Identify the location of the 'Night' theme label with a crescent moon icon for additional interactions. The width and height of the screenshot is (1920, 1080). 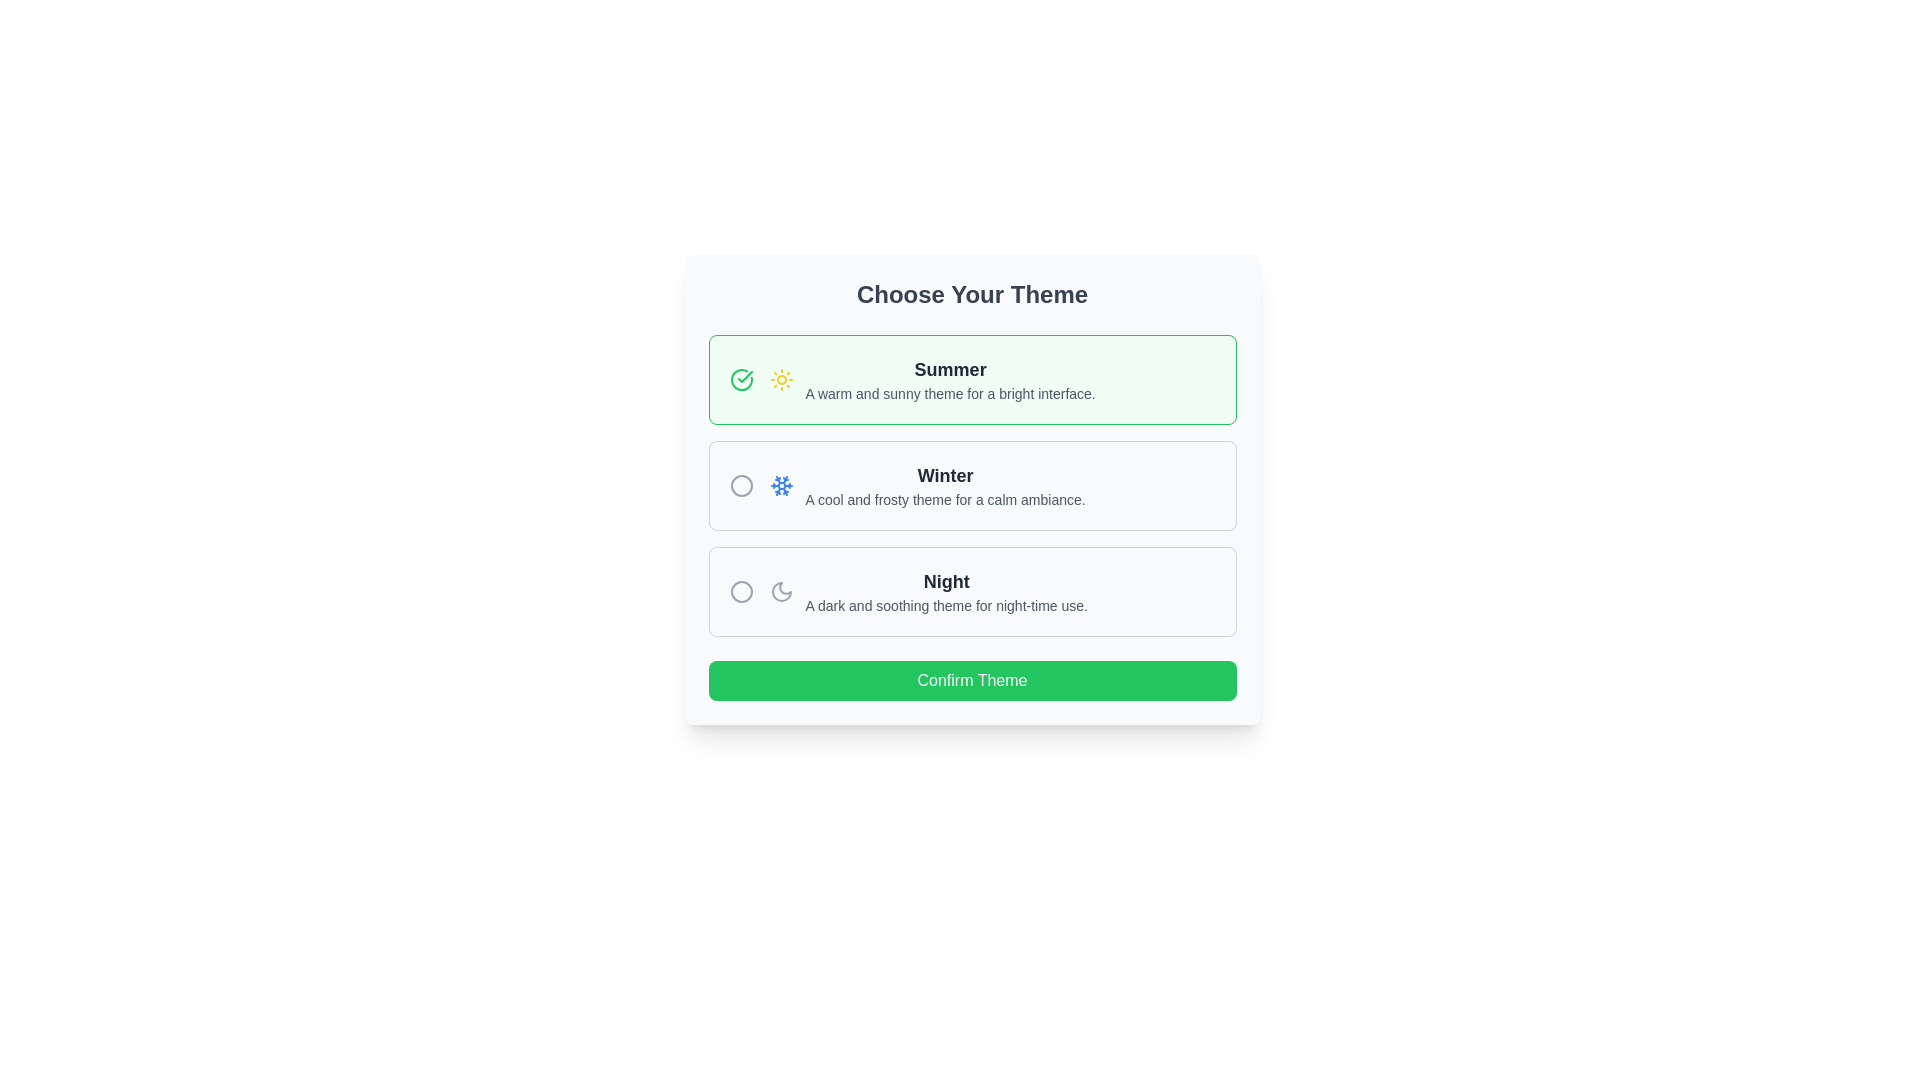
(927, 590).